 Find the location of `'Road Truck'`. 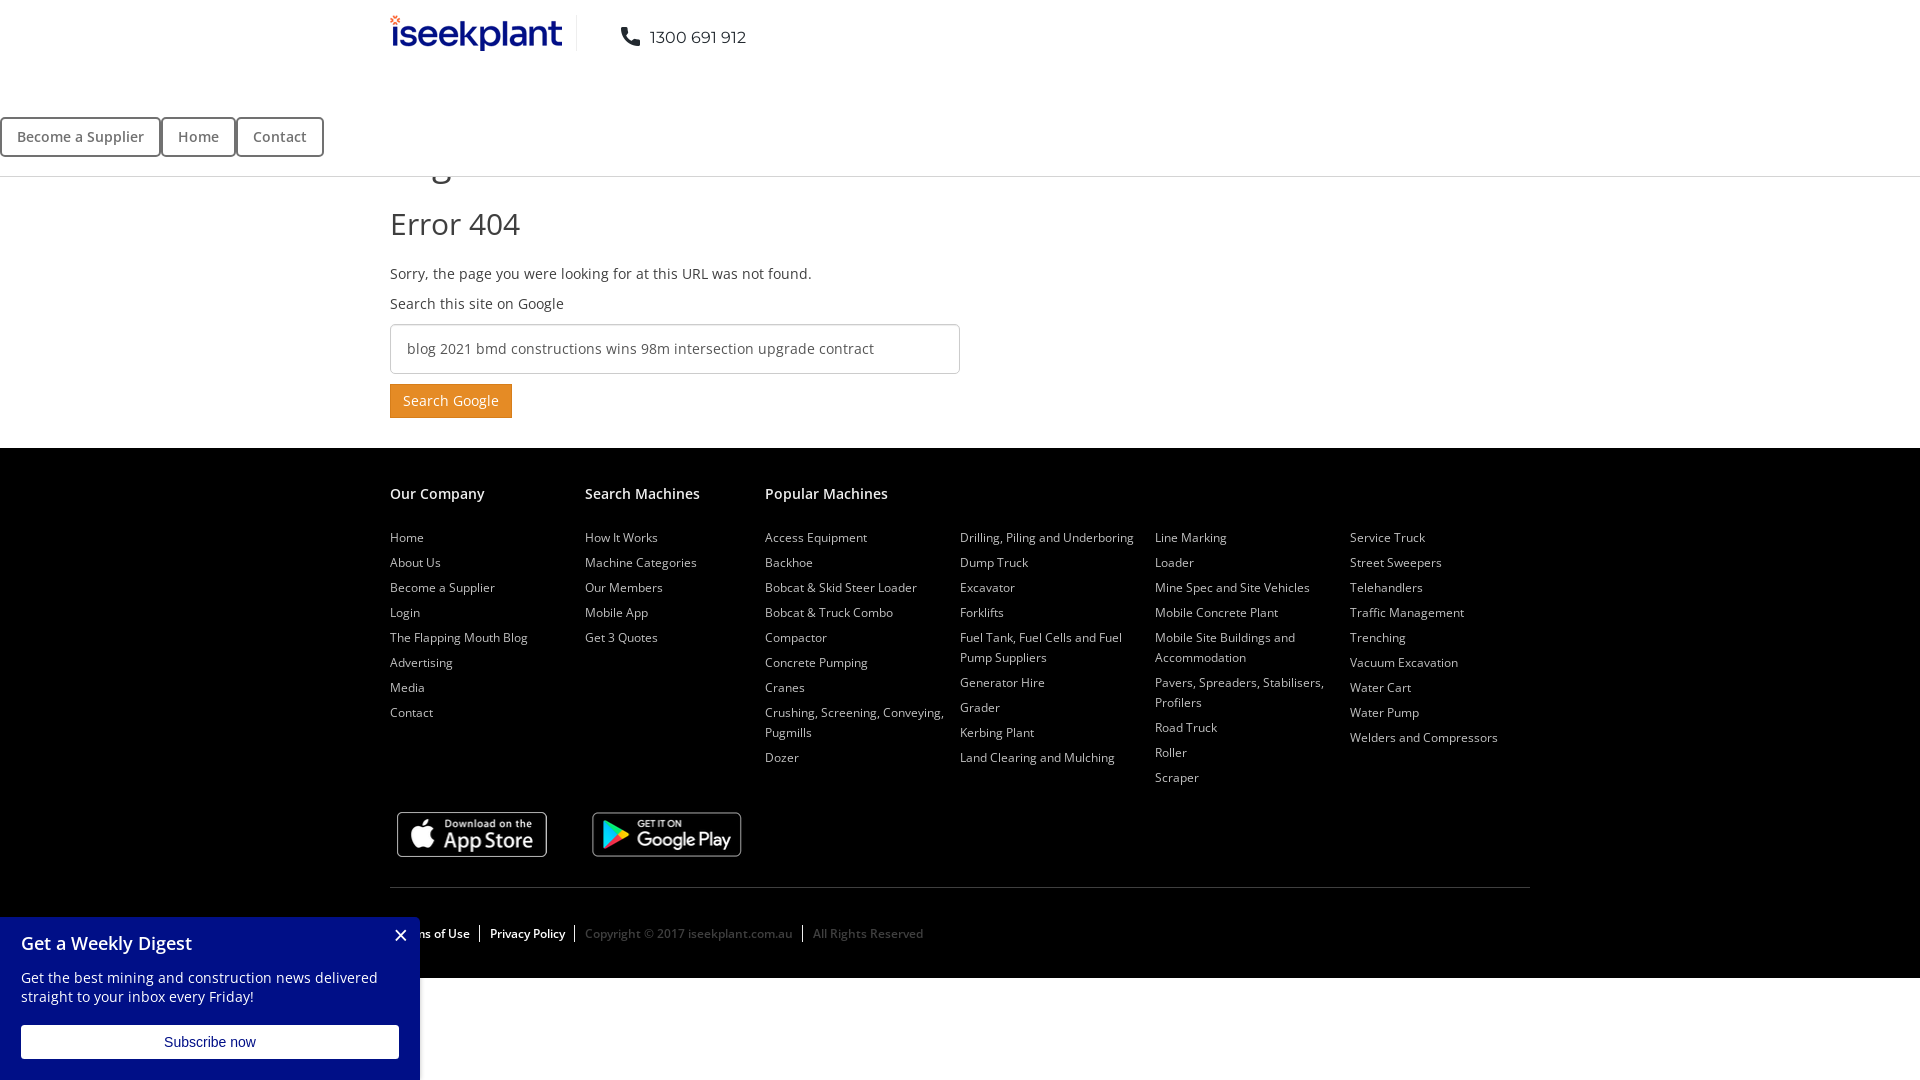

'Road Truck' is located at coordinates (1185, 727).